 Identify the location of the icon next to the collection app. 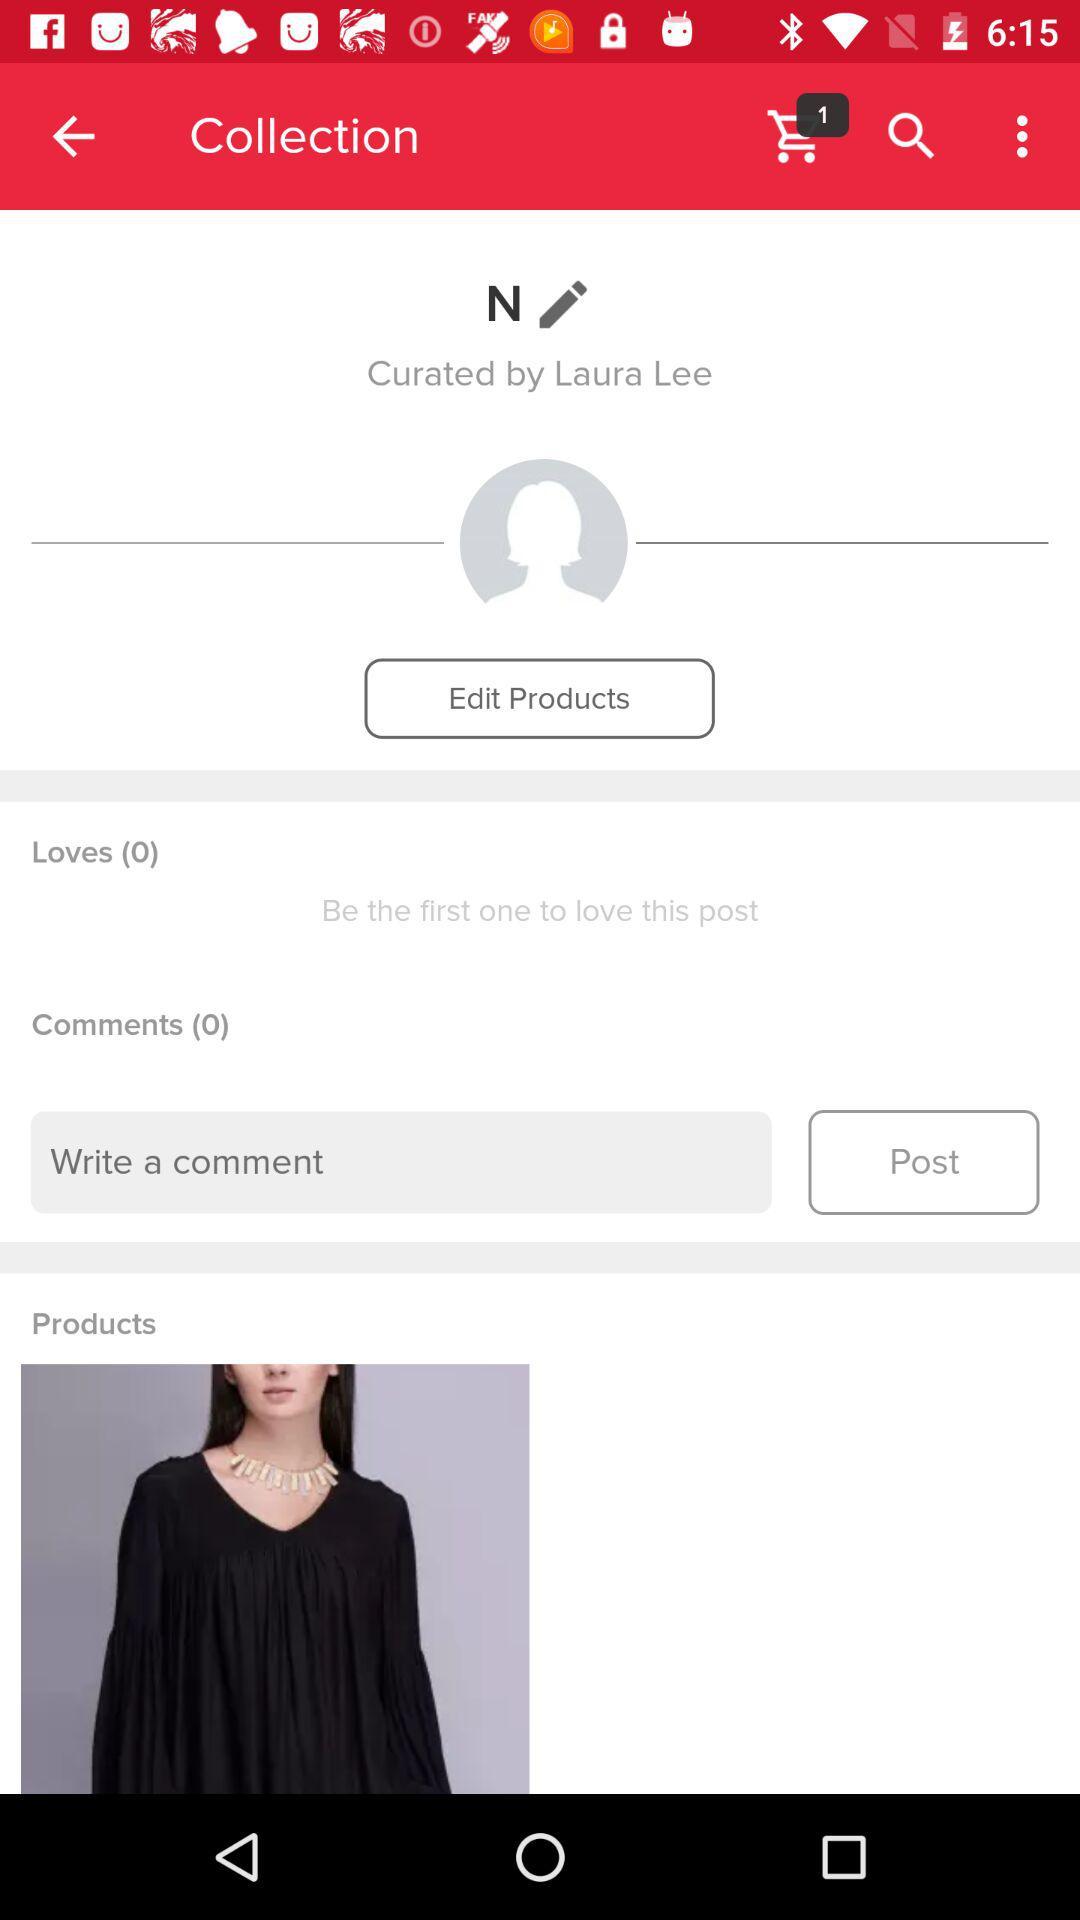
(822, 114).